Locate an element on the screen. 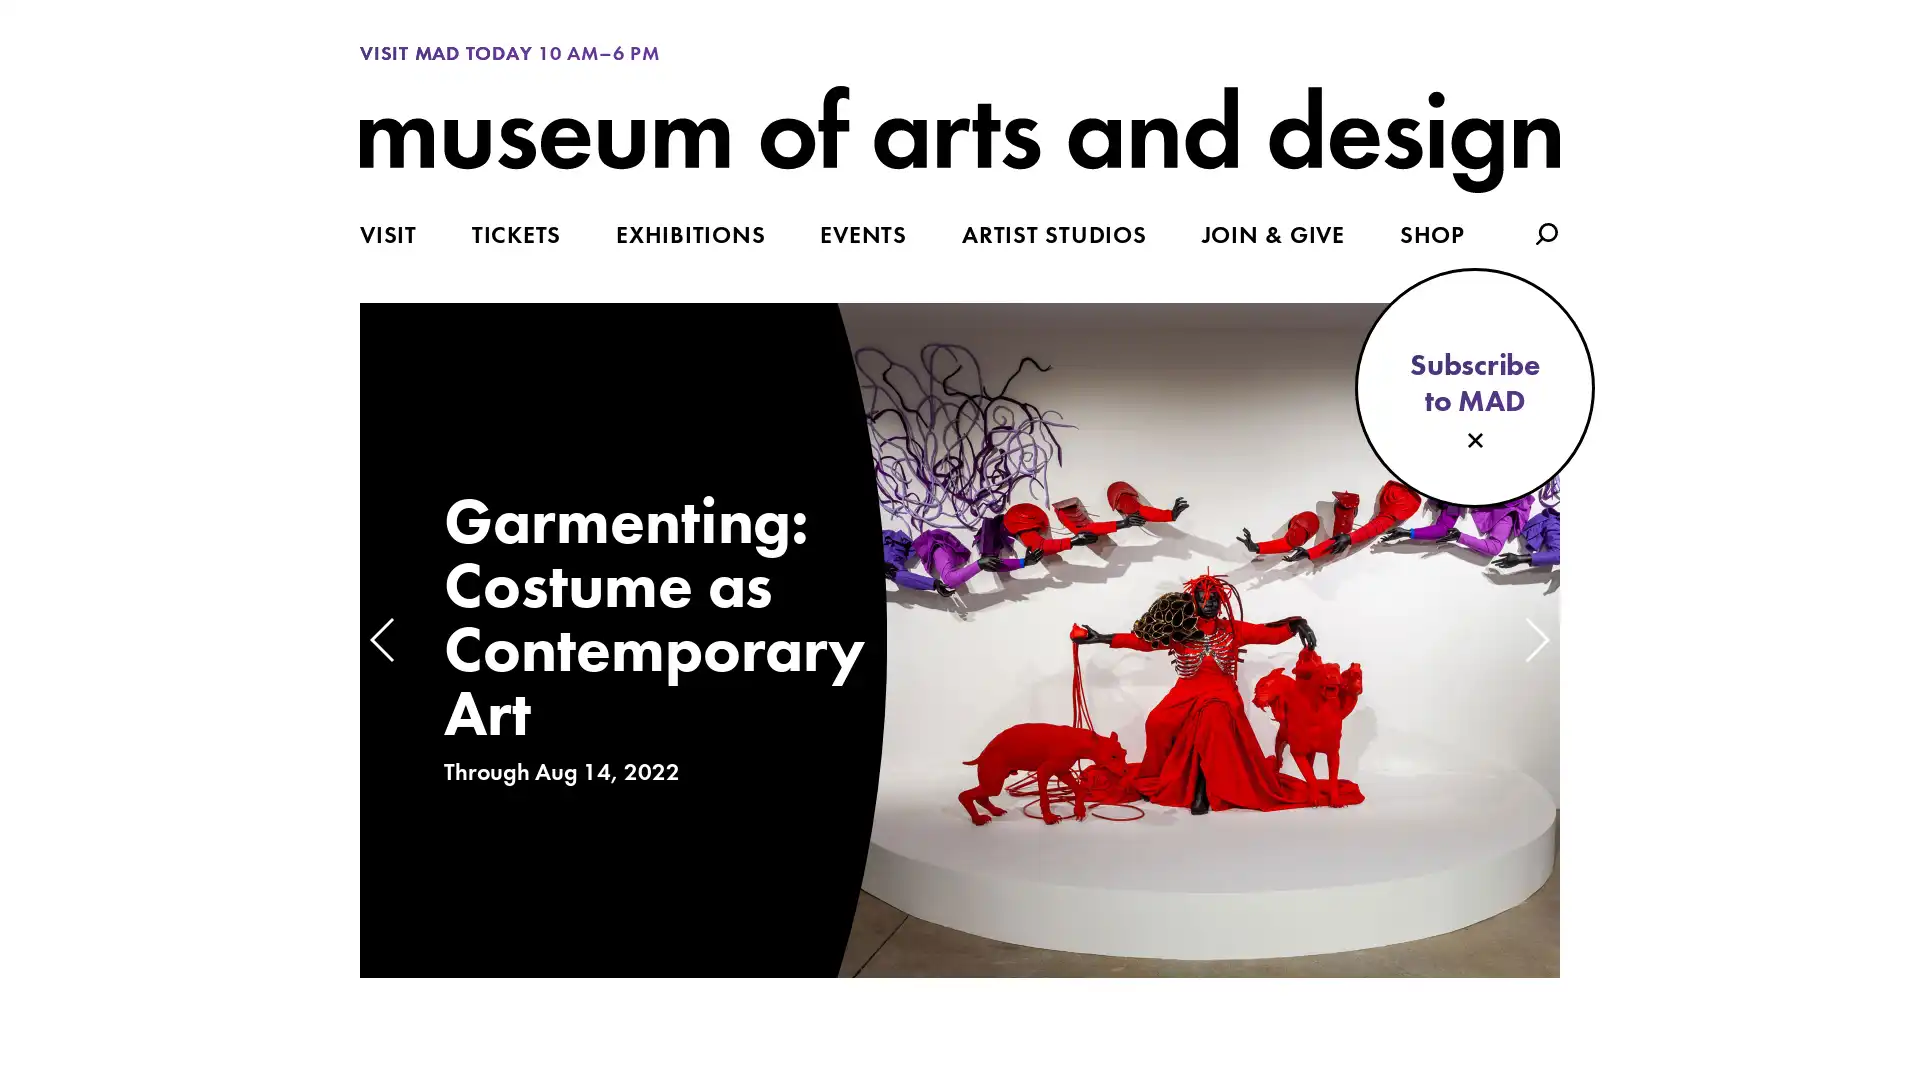 The image size is (1920, 1080). Next slide is located at coordinates (1535, 640).